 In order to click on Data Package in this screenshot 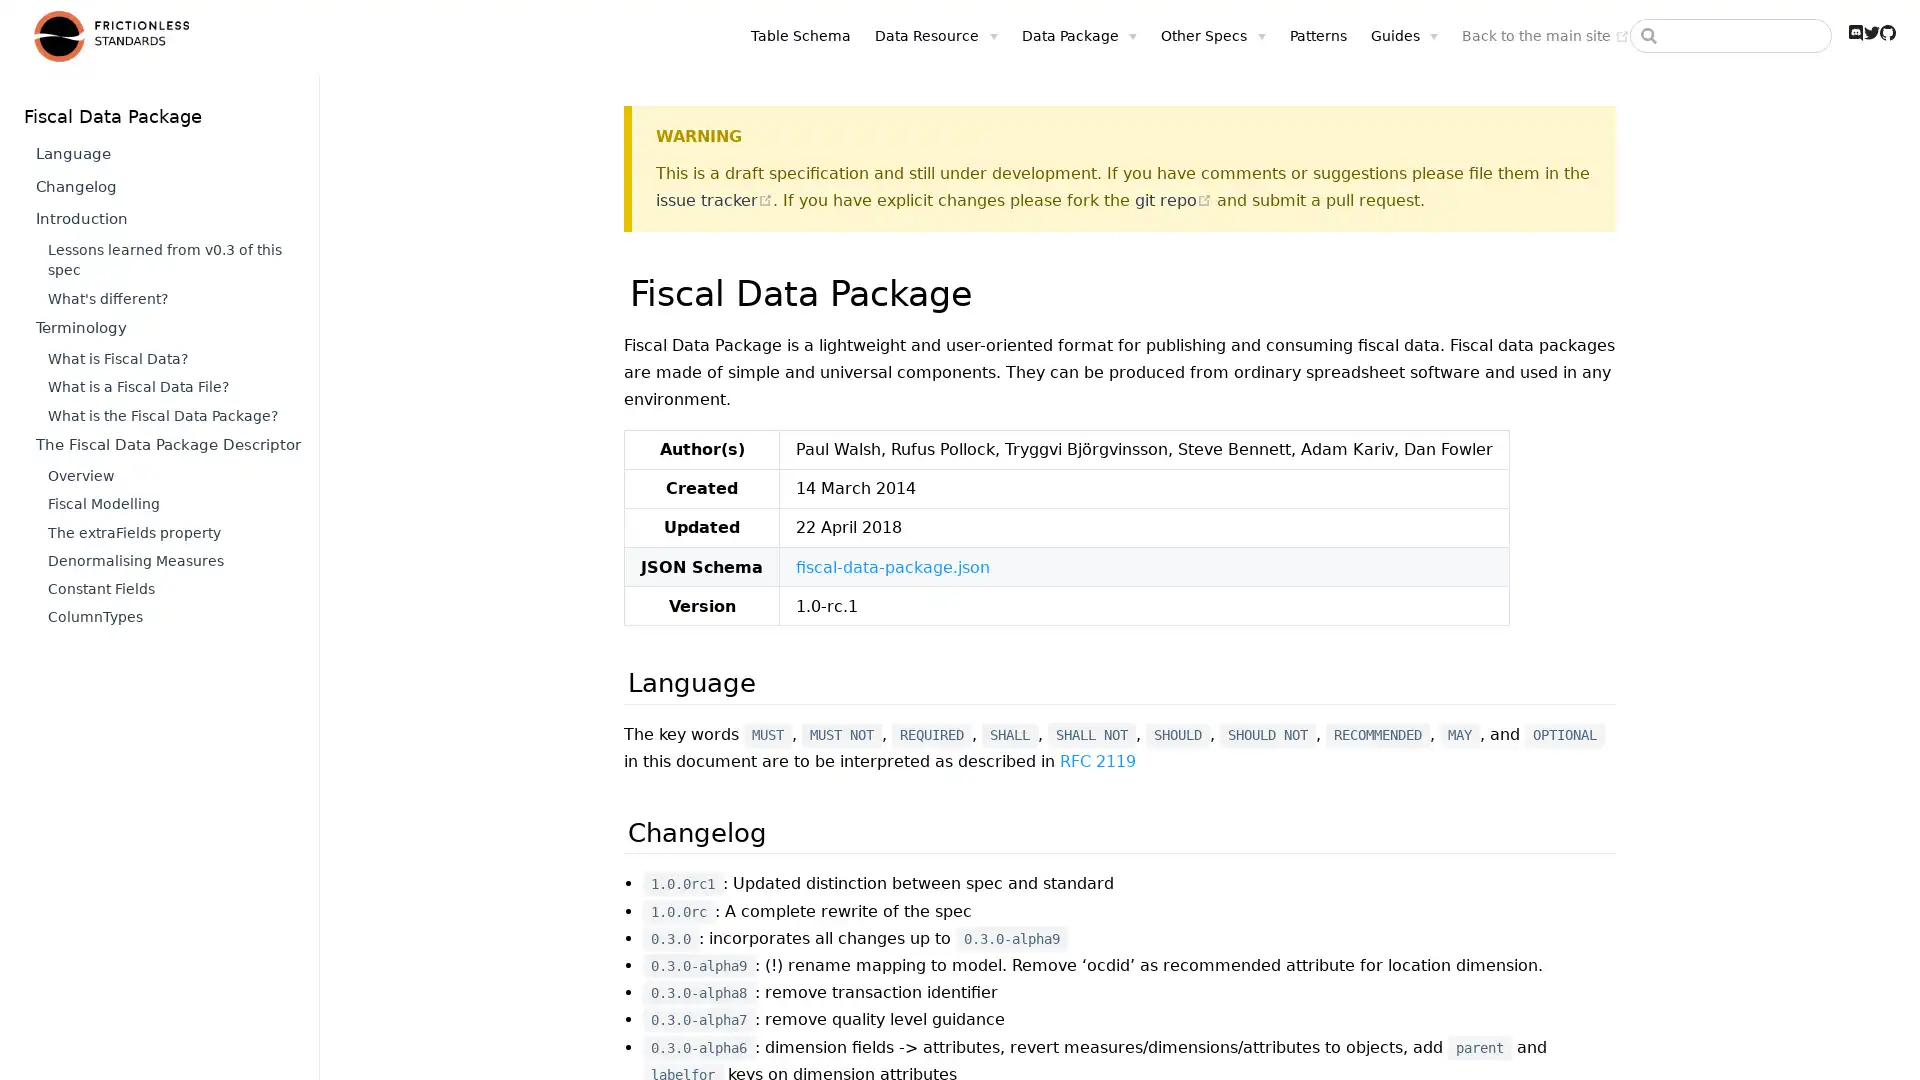, I will do `click(1078, 35)`.